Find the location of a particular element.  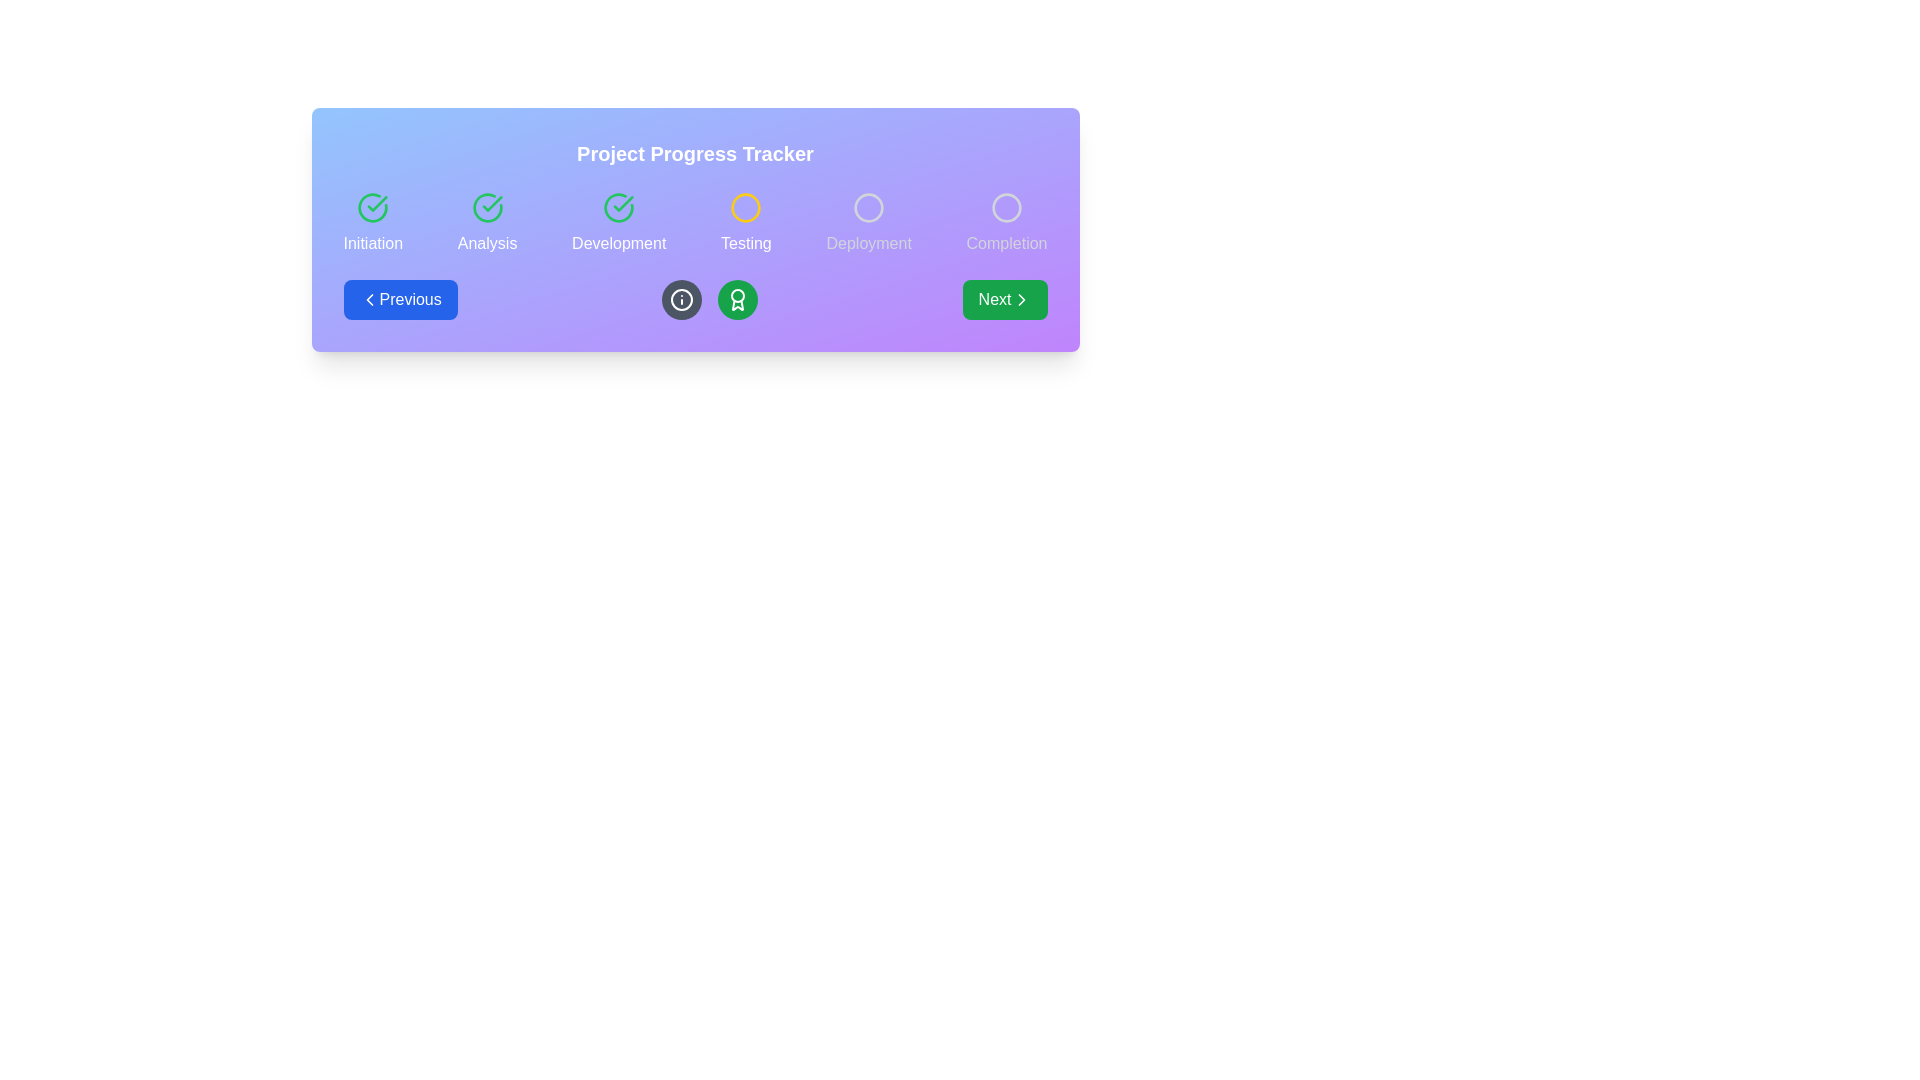

the central circle of the trophy-like icon, which is part of the project progress tracking interface is located at coordinates (737, 296).